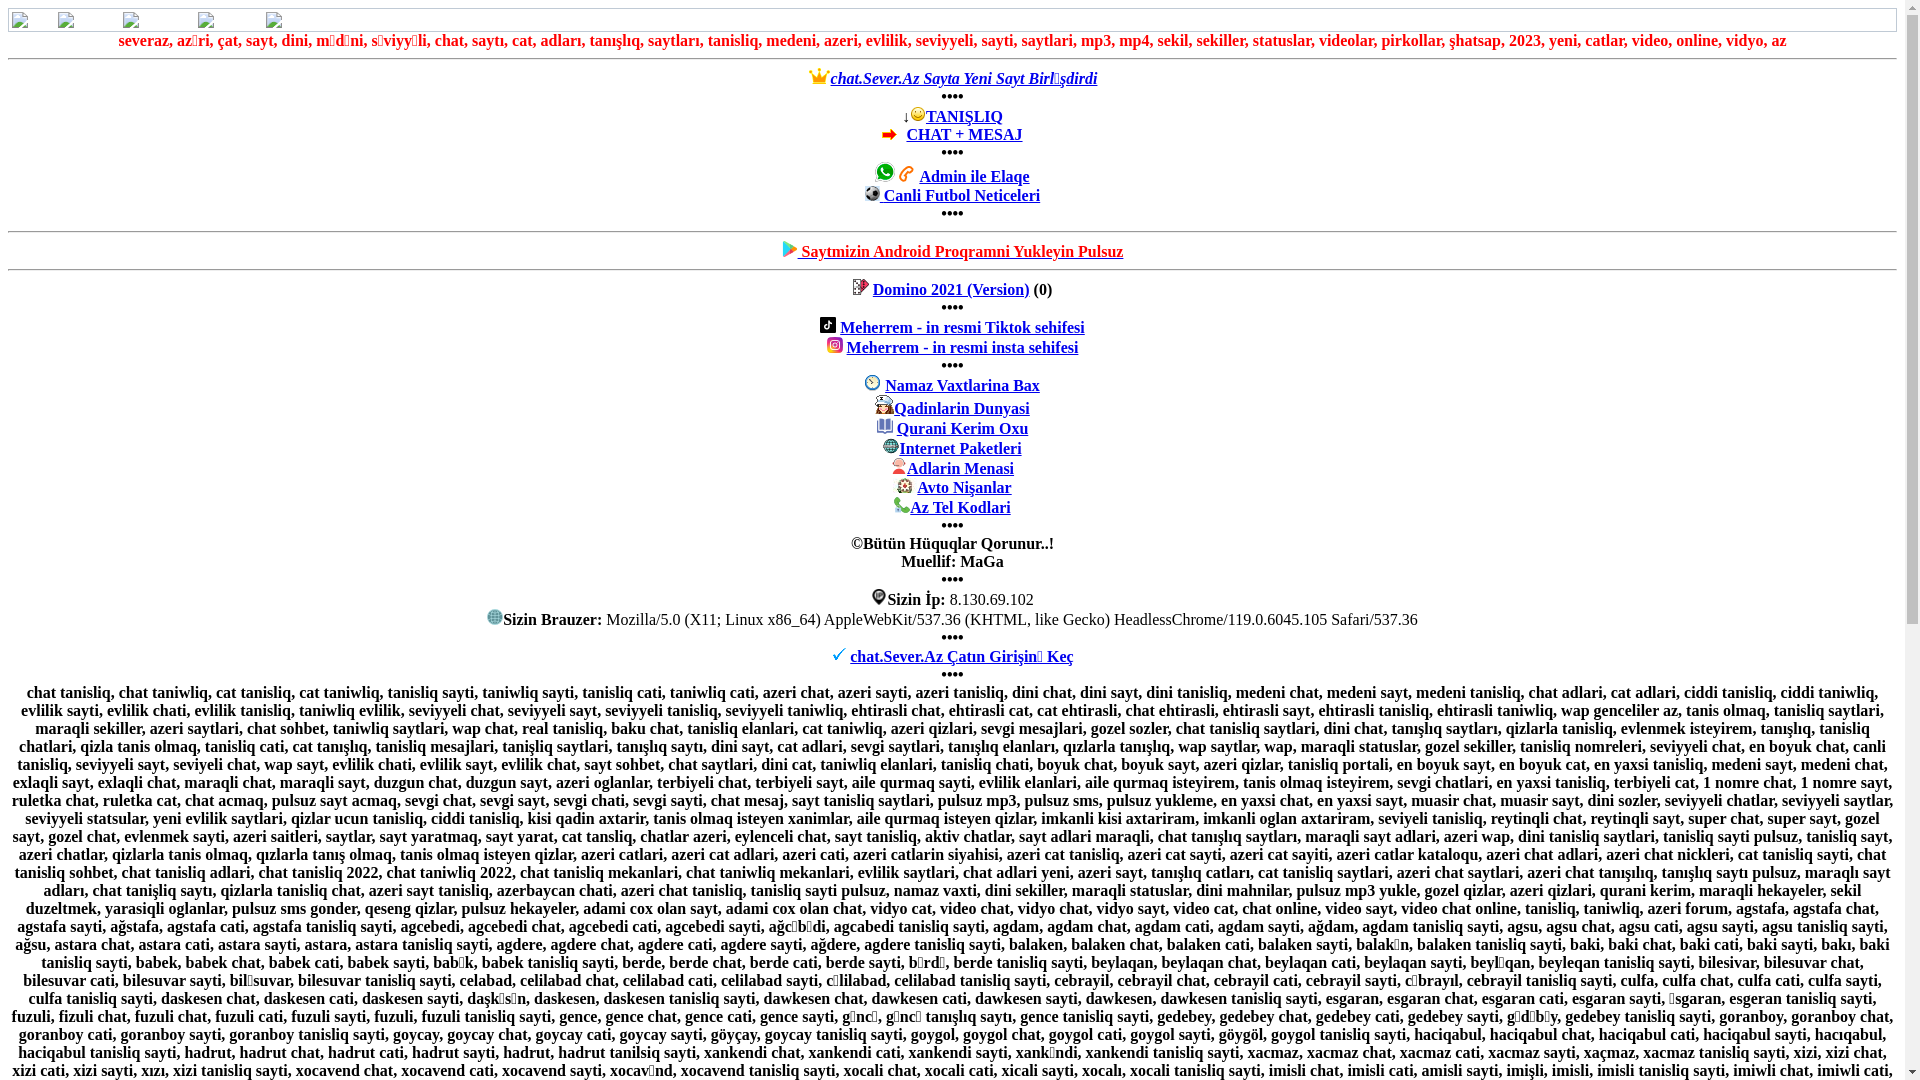 Image resolution: width=1920 pixels, height=1080 pixels. Describe the element at coordinates (873, 289) in the screenshot. I see `'Domino 2021 (Version)'` at that location.